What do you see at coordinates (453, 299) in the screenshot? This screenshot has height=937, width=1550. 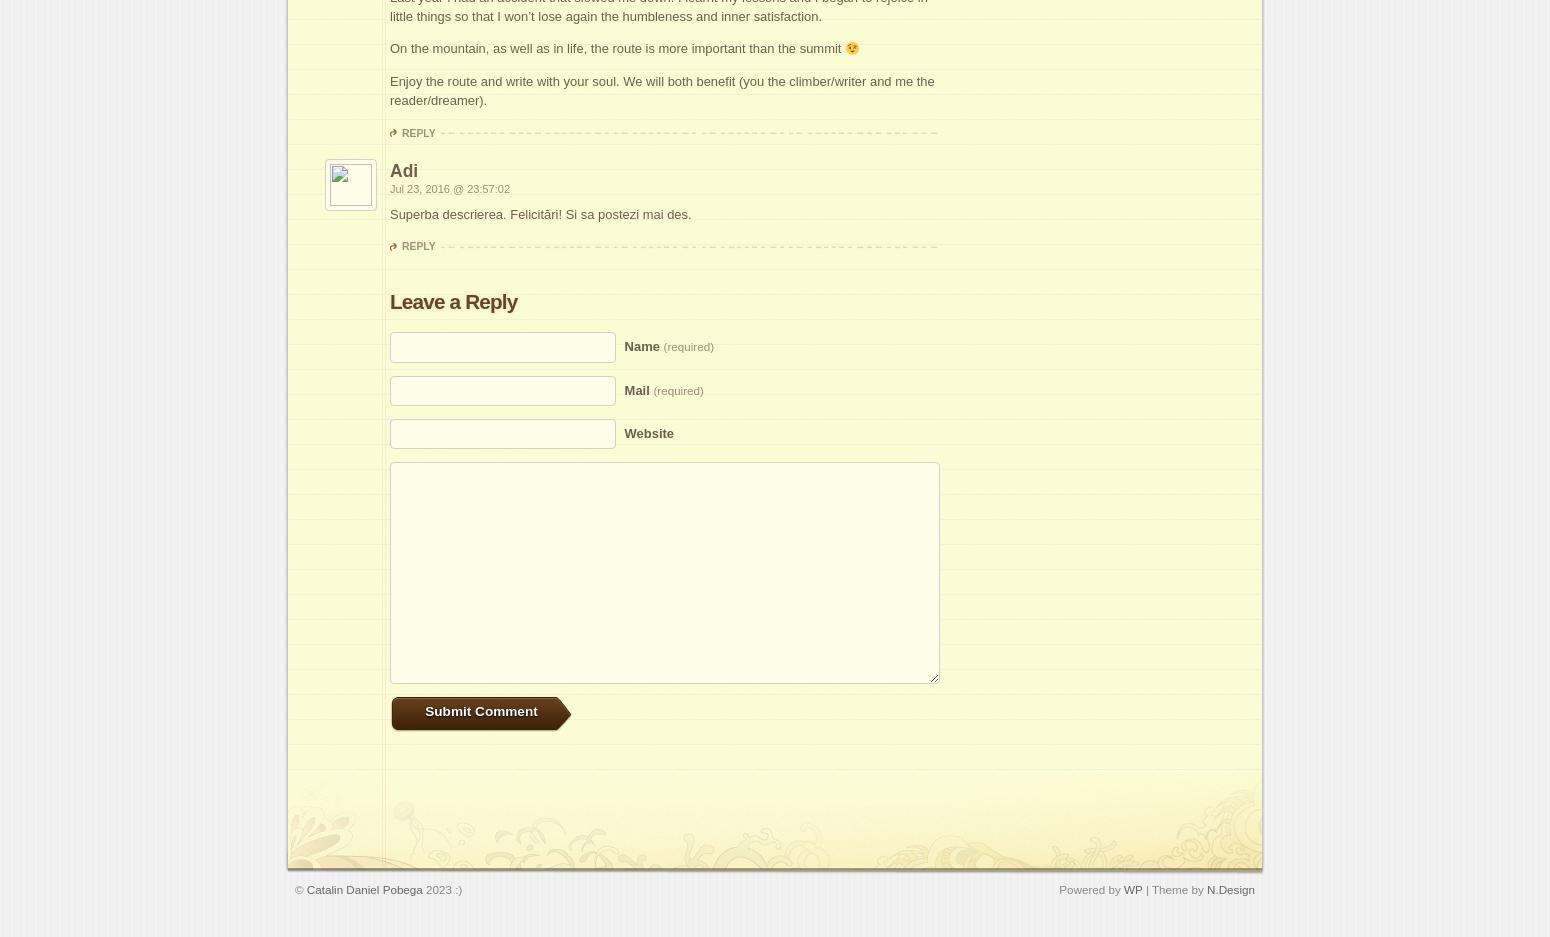 I see `'Leave a Reply'` at bounding box center [453, 299].